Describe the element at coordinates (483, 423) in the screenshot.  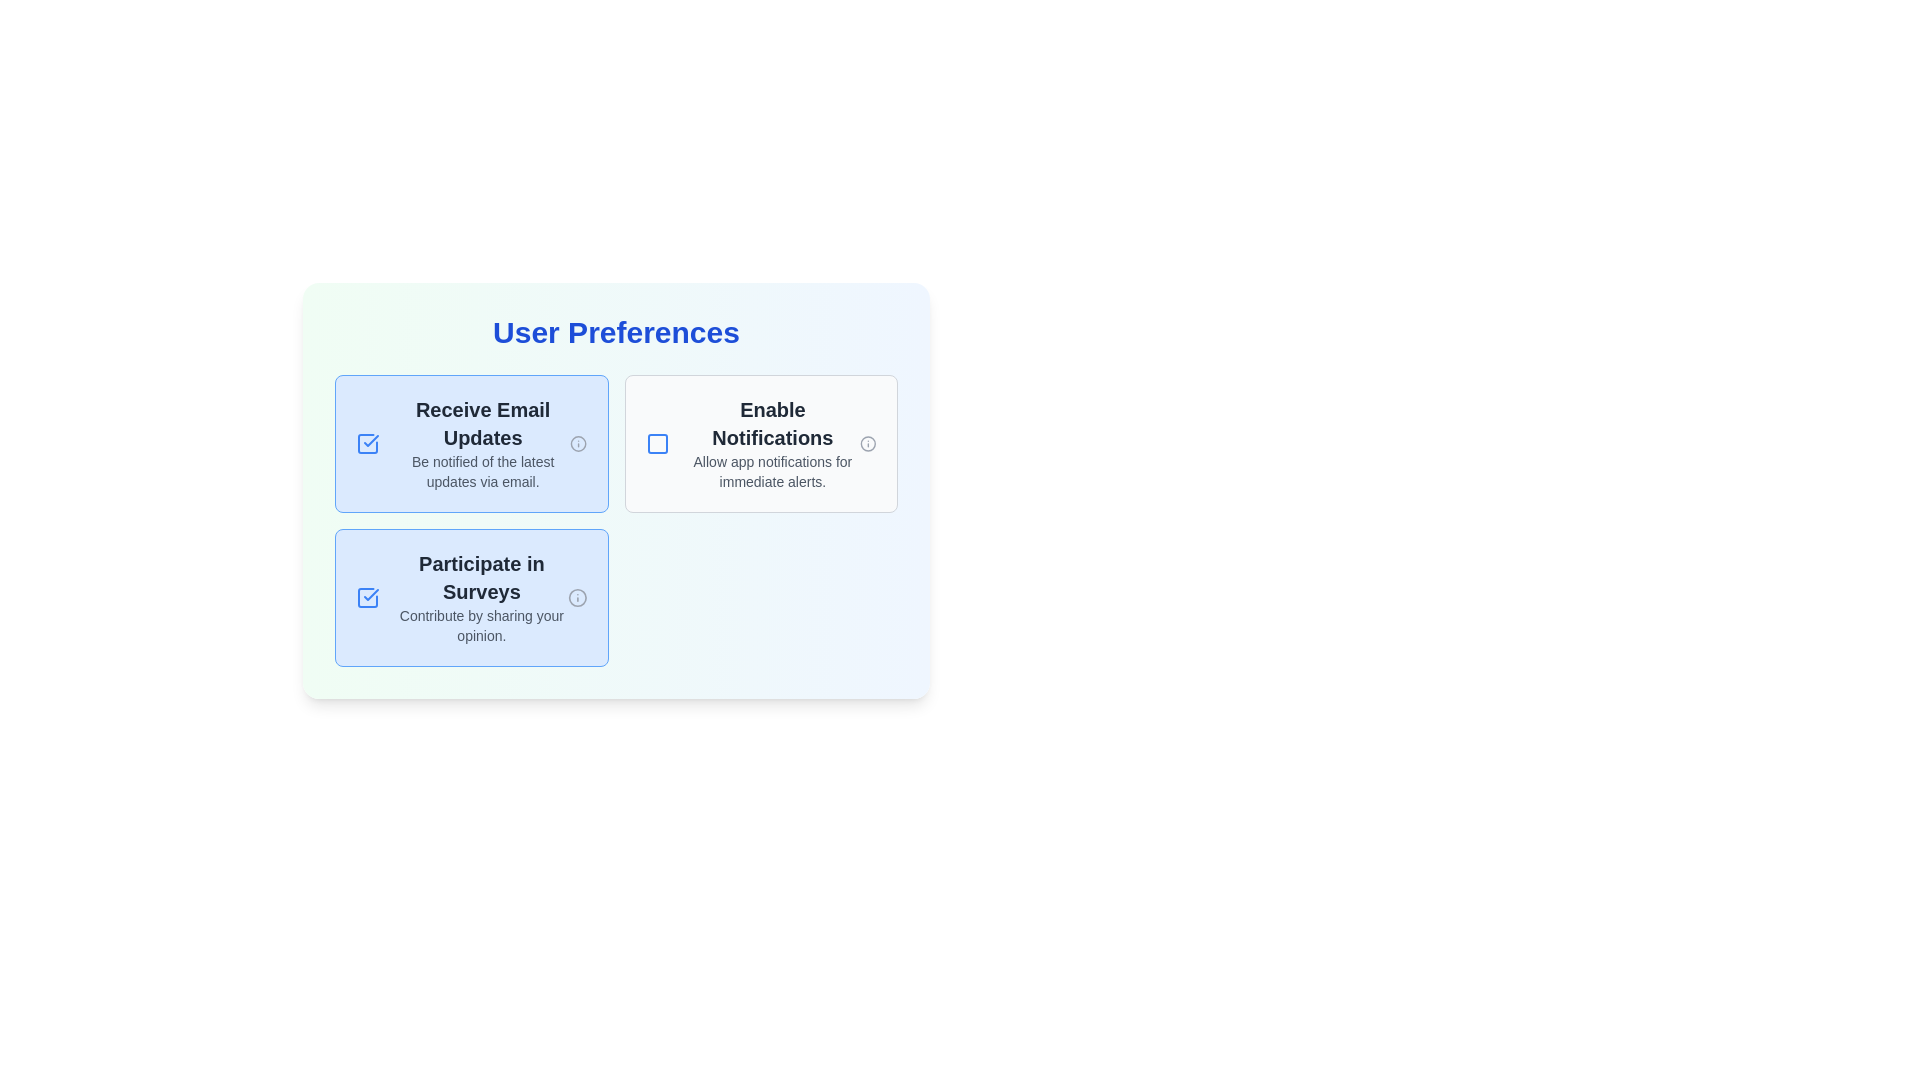
I see `the text label that reads 'Receive Email Updates', which is bold and dark in color, located in the upper-left card of the preference options grid` at that location.